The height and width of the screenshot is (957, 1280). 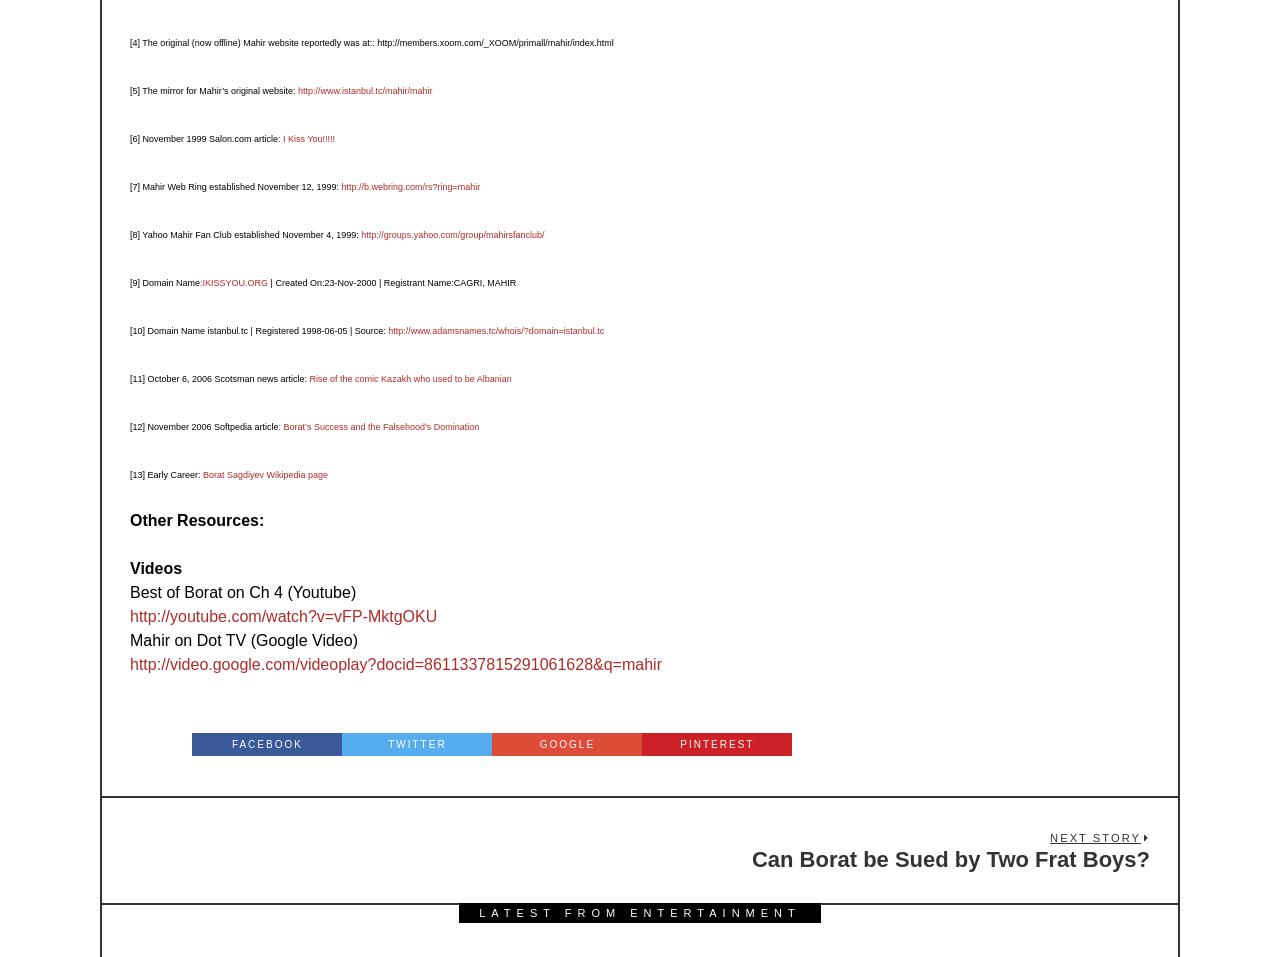 I want to click on 'http://b.webring.com/rs?ring=mahir', so click(x=409, y=186).